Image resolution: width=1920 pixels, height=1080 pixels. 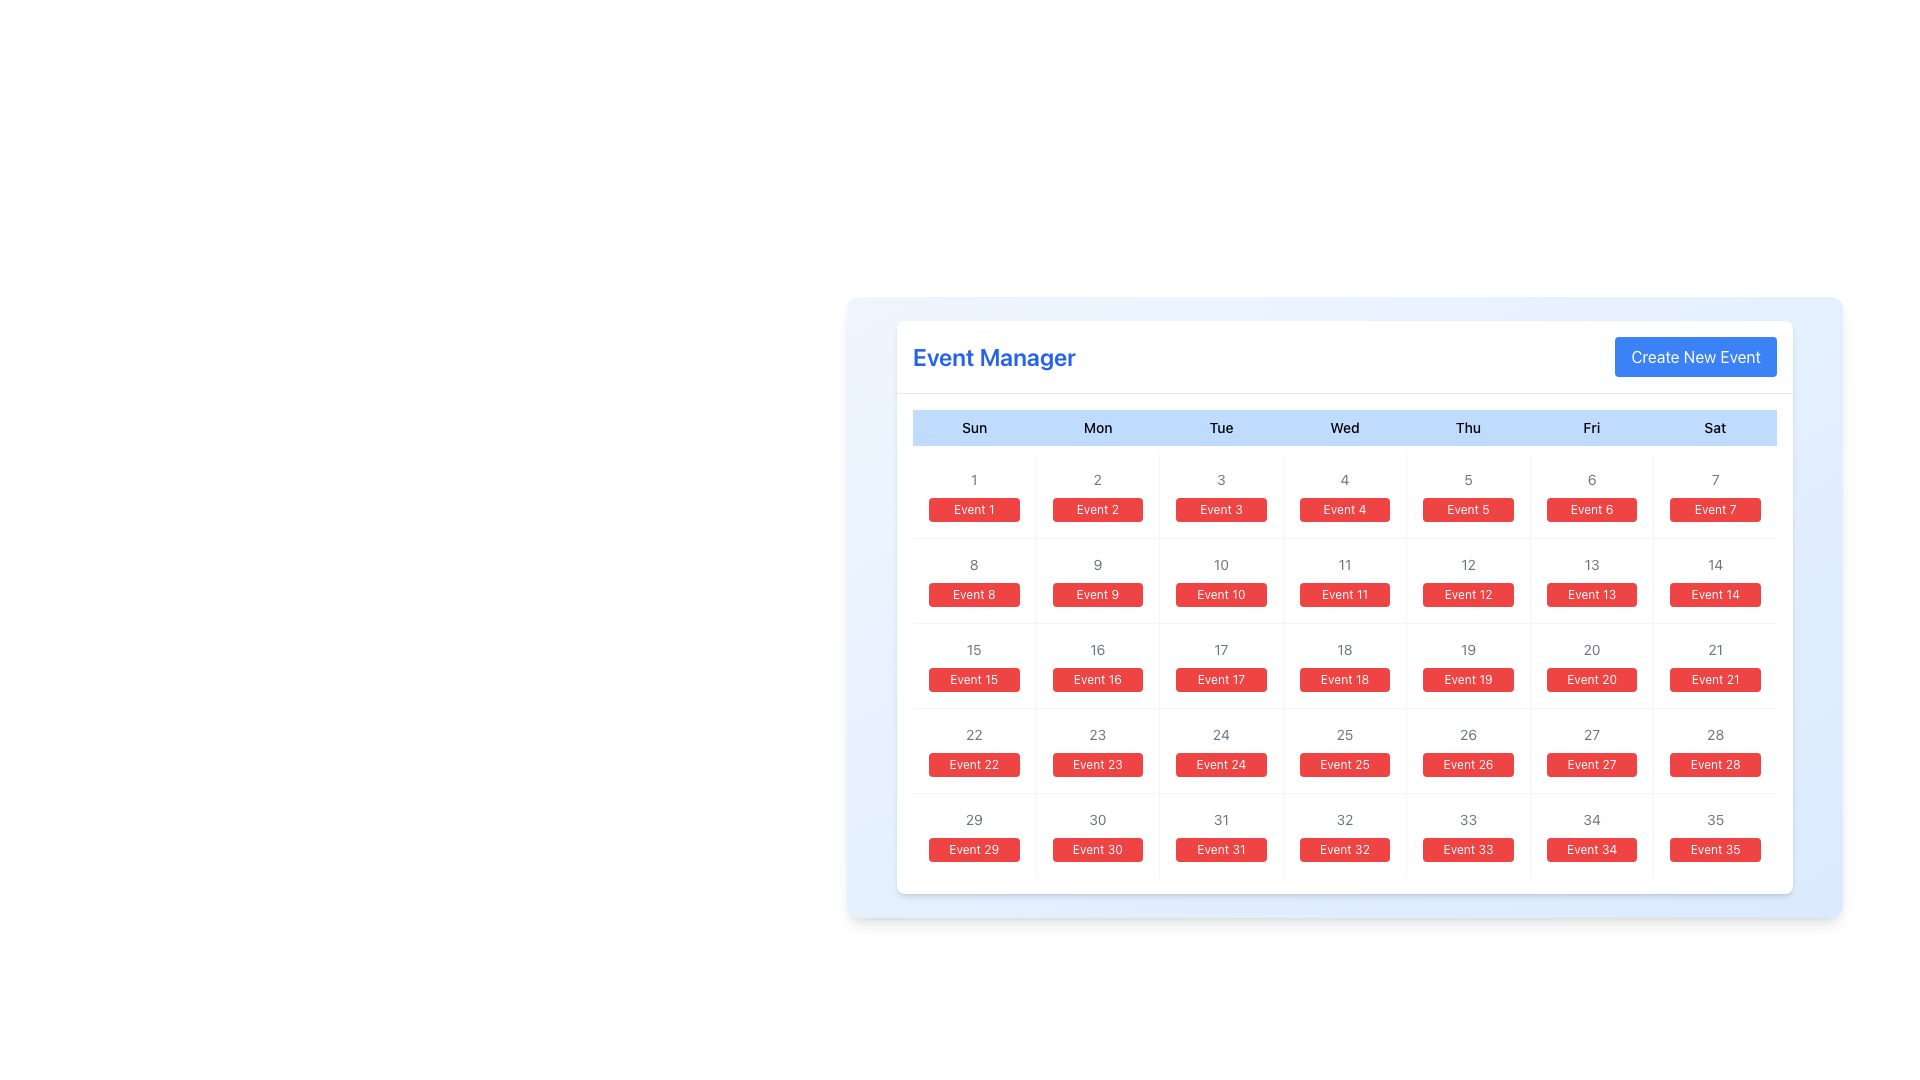 What do you see at coordinates (1344, 666) in the screenshot?
I see `the clickable card displaying details for 'Event 18' located in the fourth column of the third row under the 'Wed' day label` at bounding box center [1344, 666].